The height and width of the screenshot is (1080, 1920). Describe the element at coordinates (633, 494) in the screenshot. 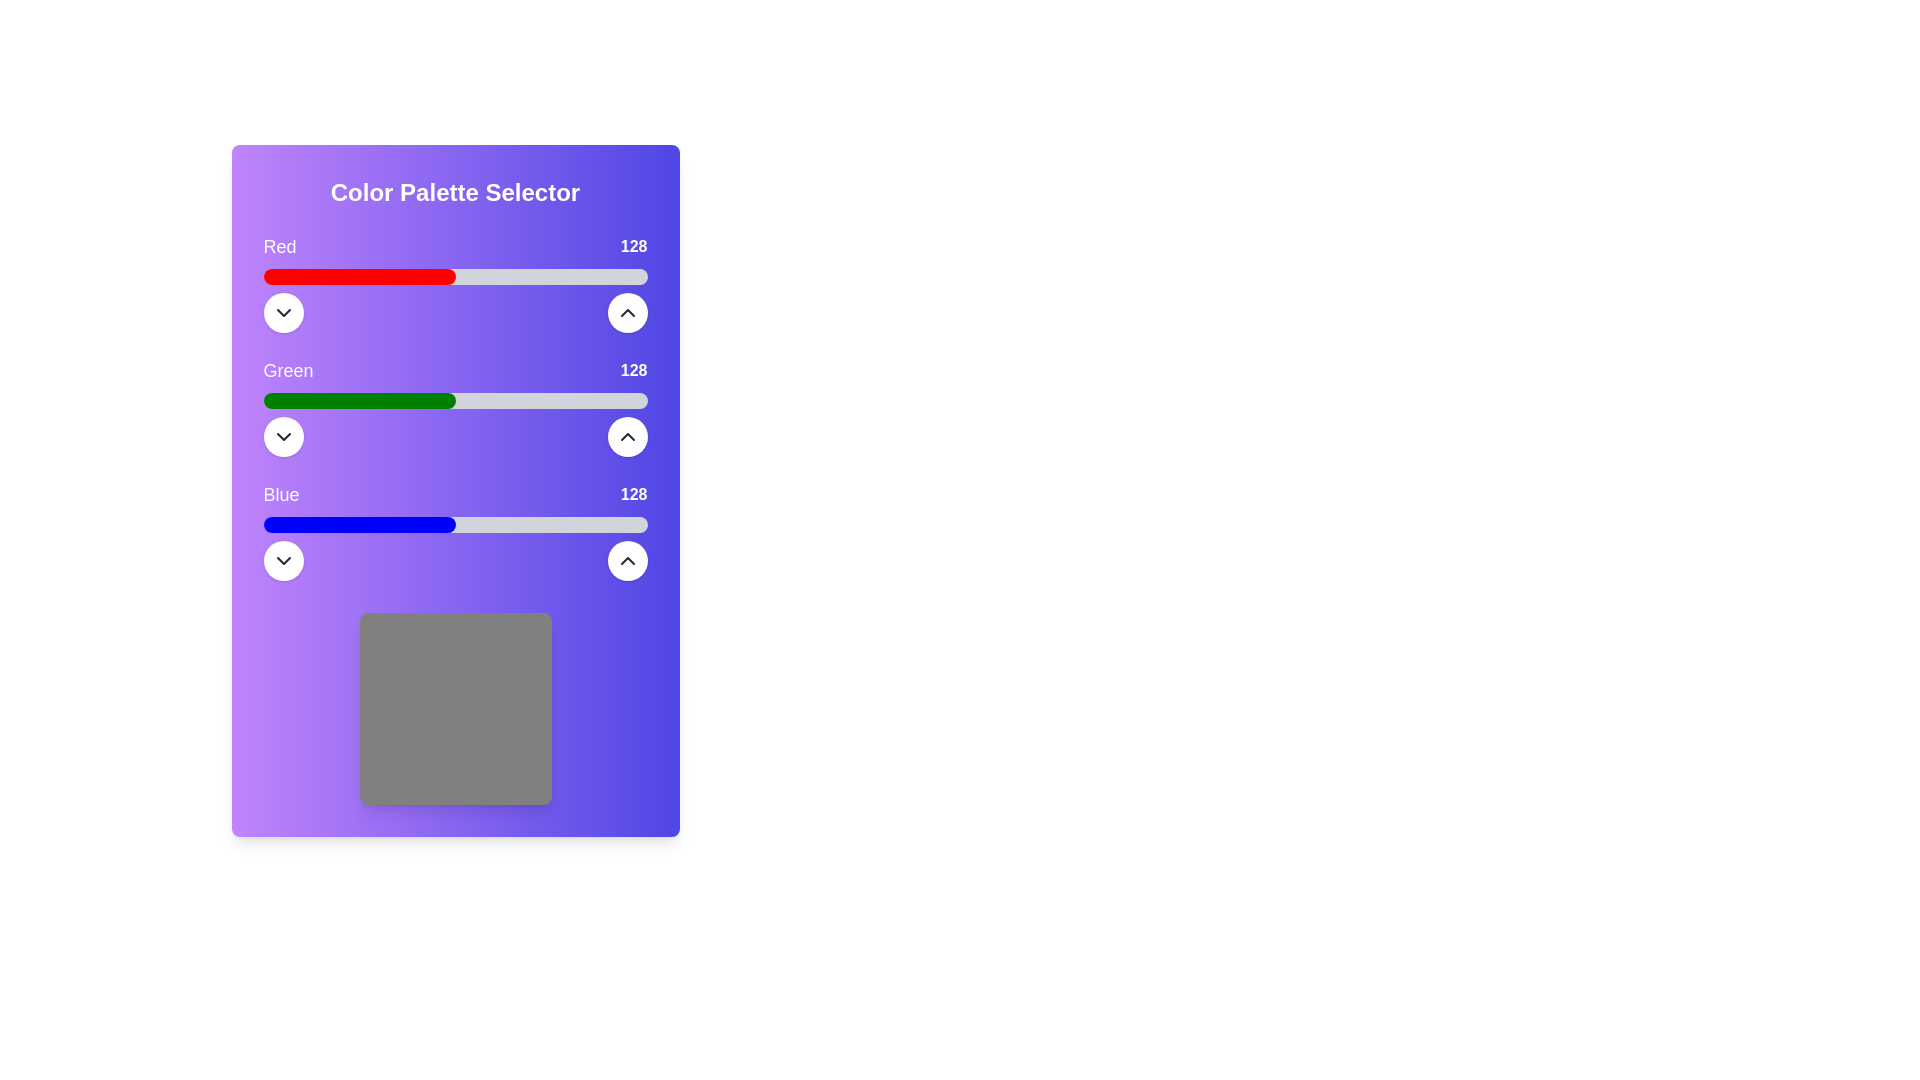

I see `the bold text display showing the value '128' aligned at the far-right end of the row labeled 'Blue'` at that location.